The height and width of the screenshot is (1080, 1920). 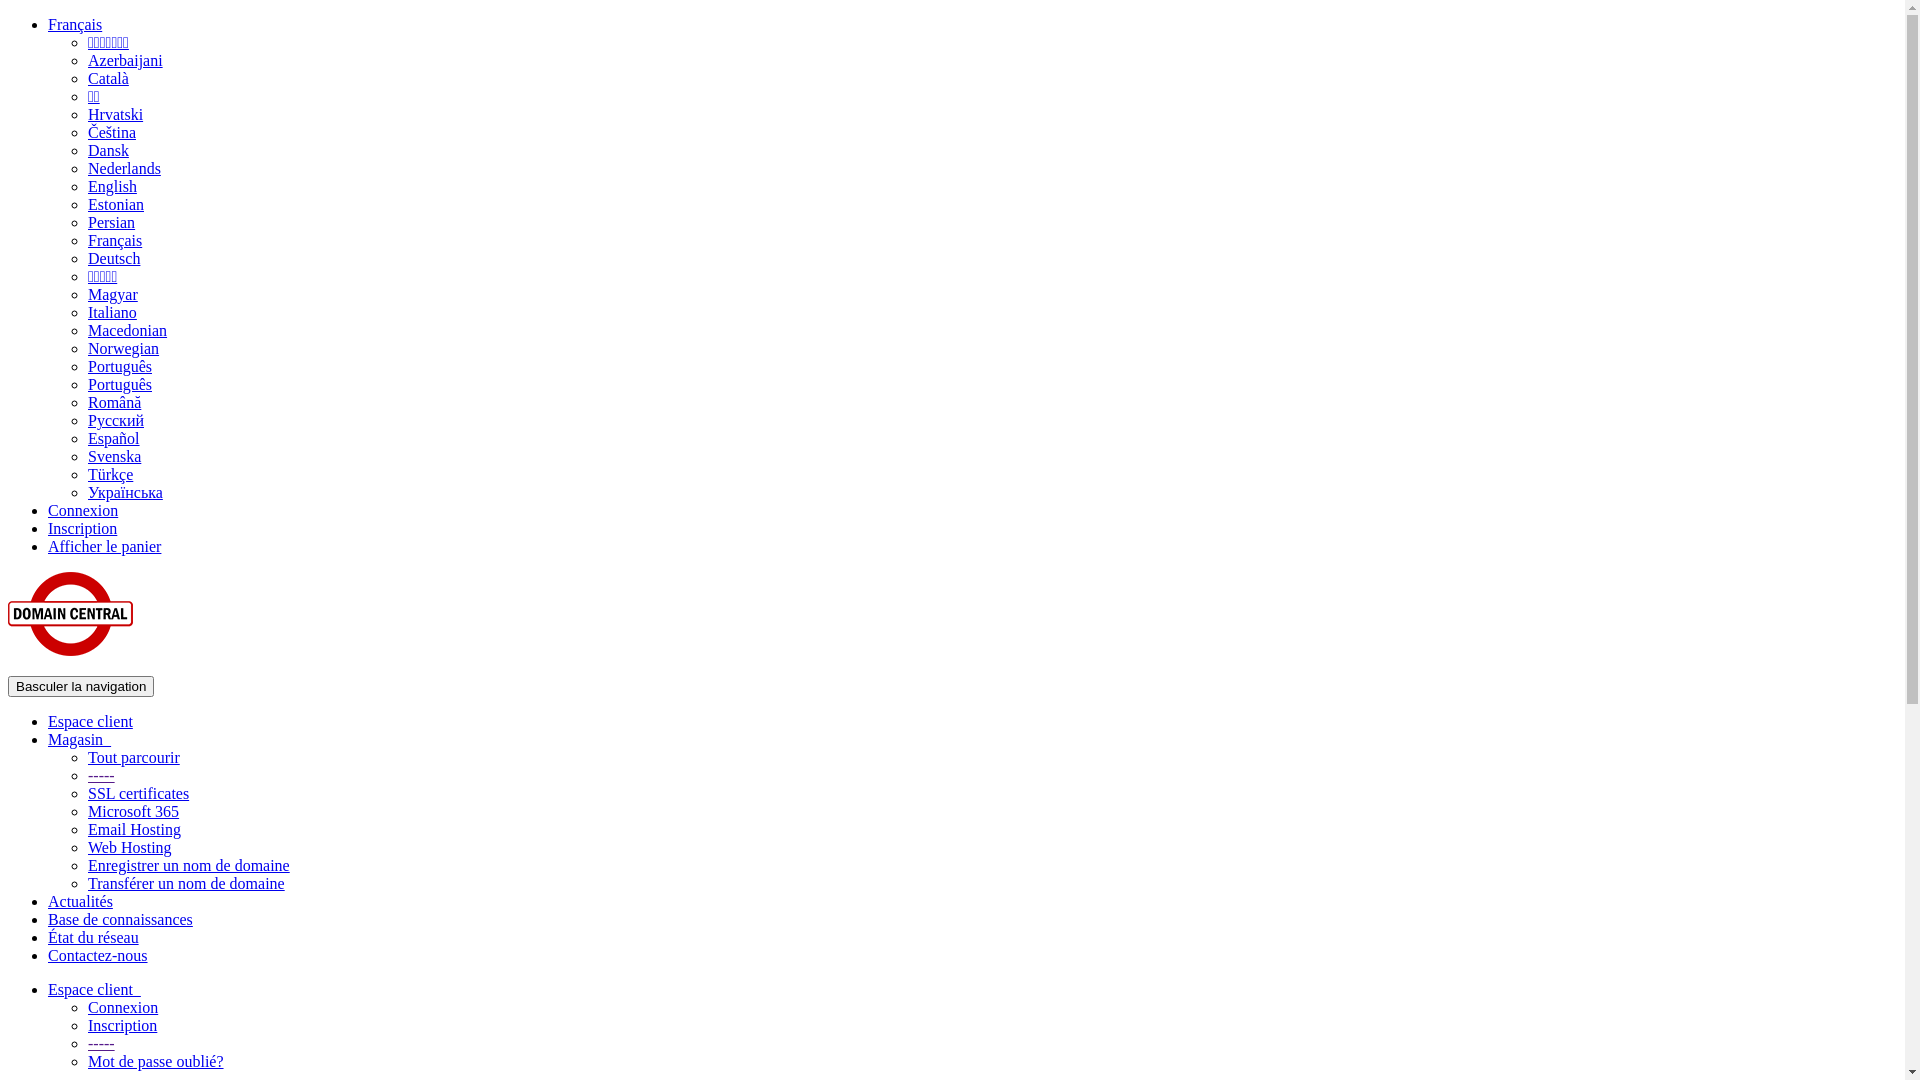 I want to click on 'Estonian', so click(x=114, y=204).